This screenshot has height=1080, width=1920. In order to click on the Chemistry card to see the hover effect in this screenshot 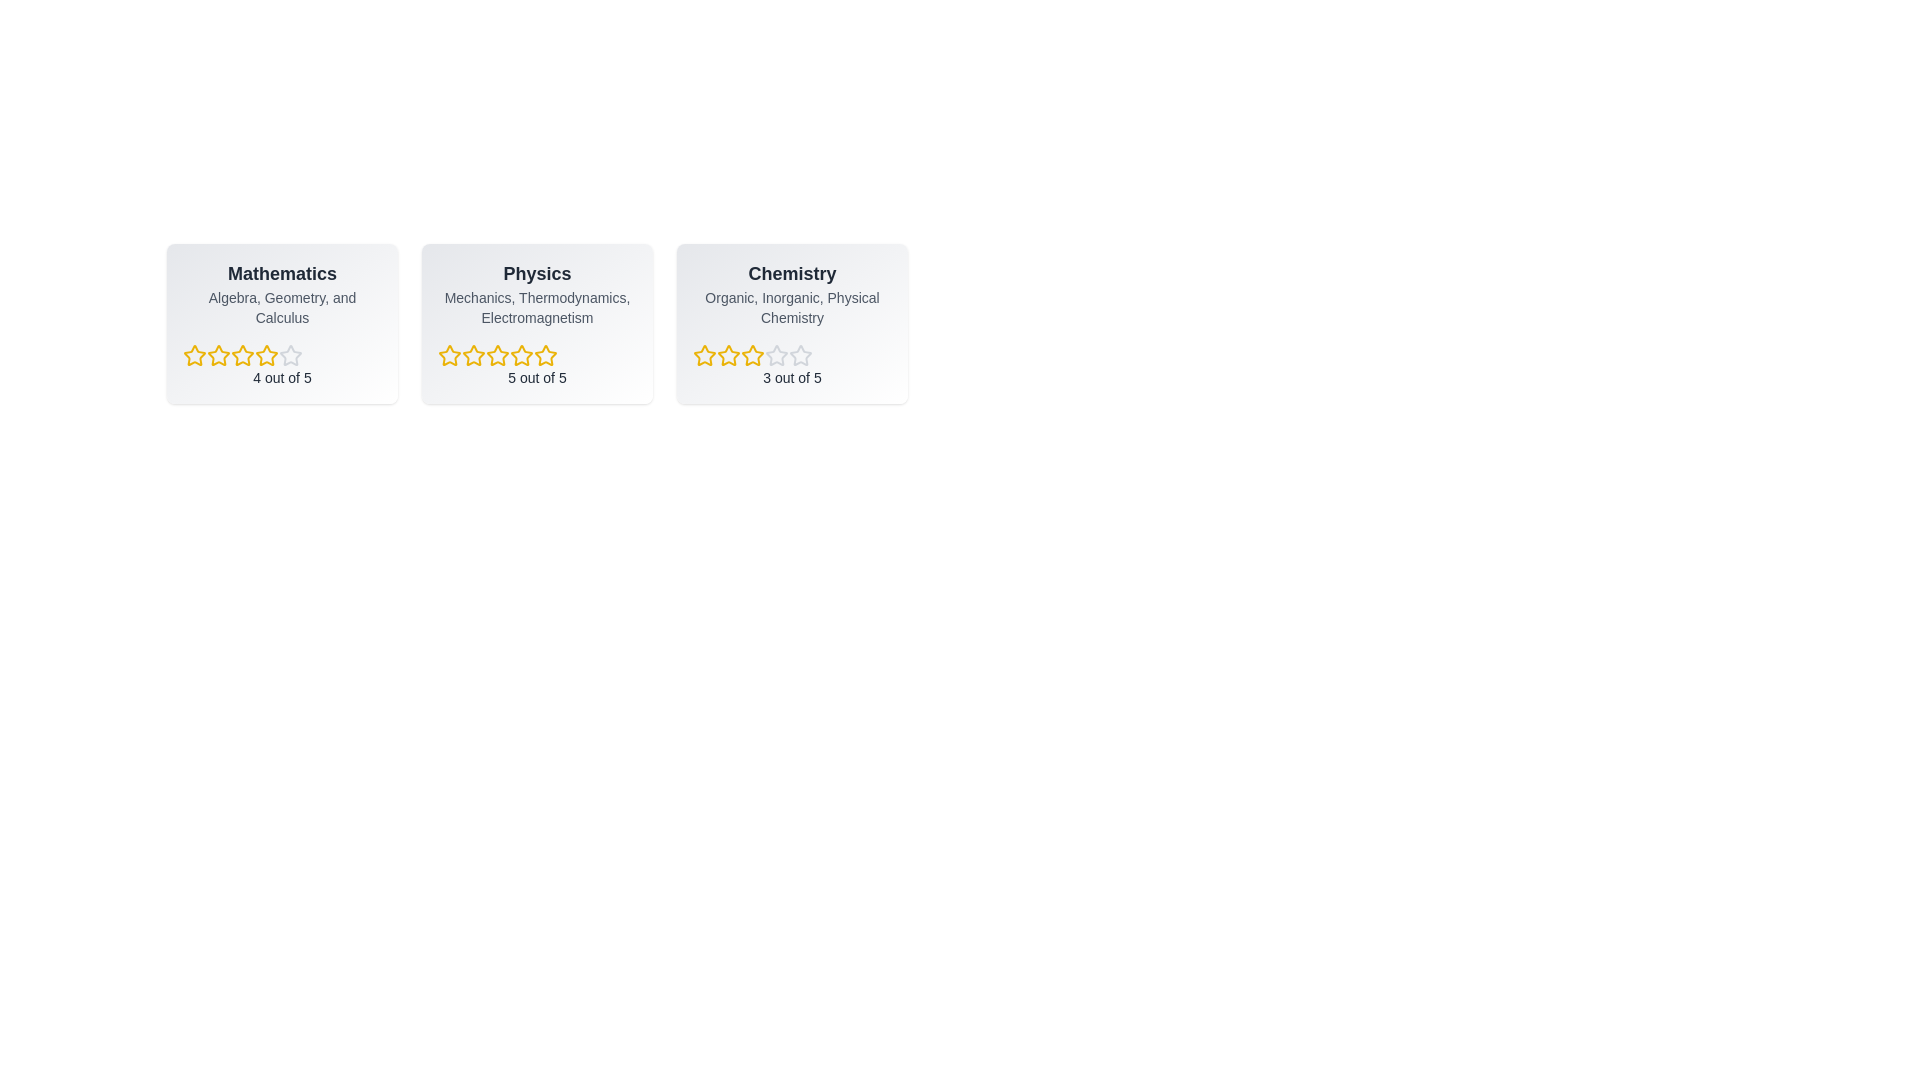, I will do `click(791, 323)`.